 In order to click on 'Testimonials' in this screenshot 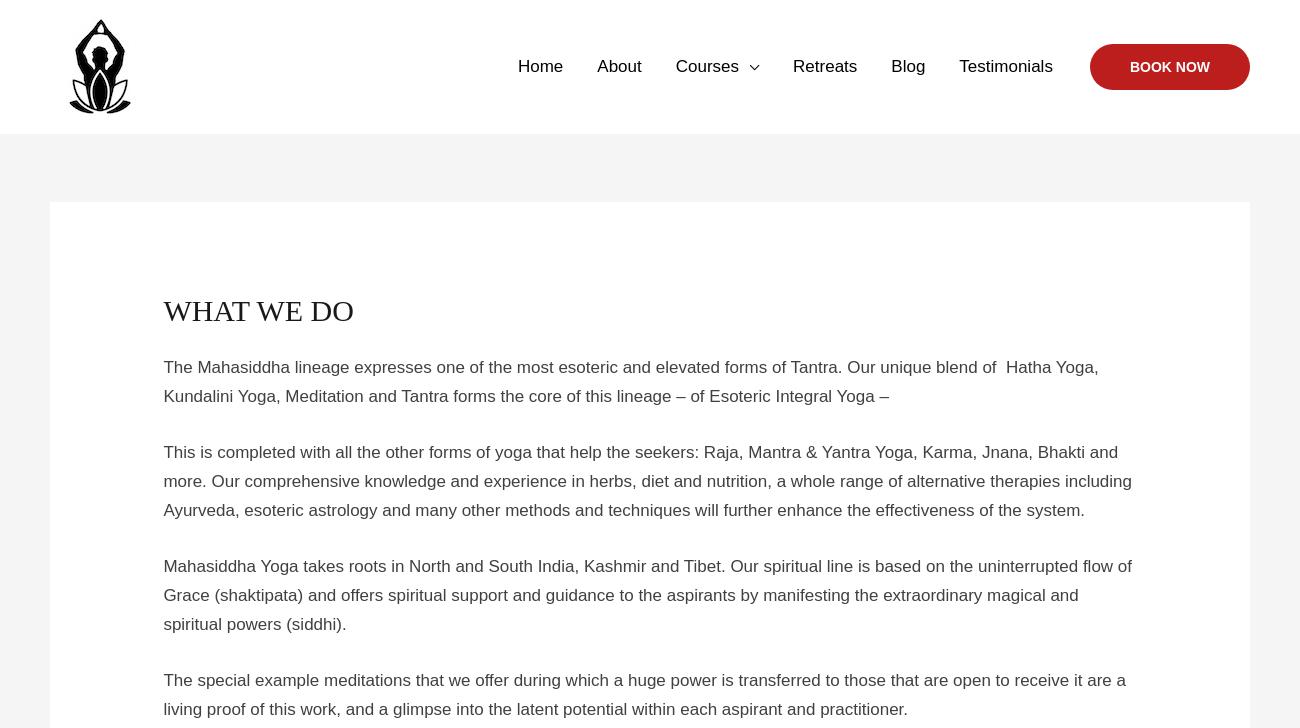, I will do `click(1004, 66)`.